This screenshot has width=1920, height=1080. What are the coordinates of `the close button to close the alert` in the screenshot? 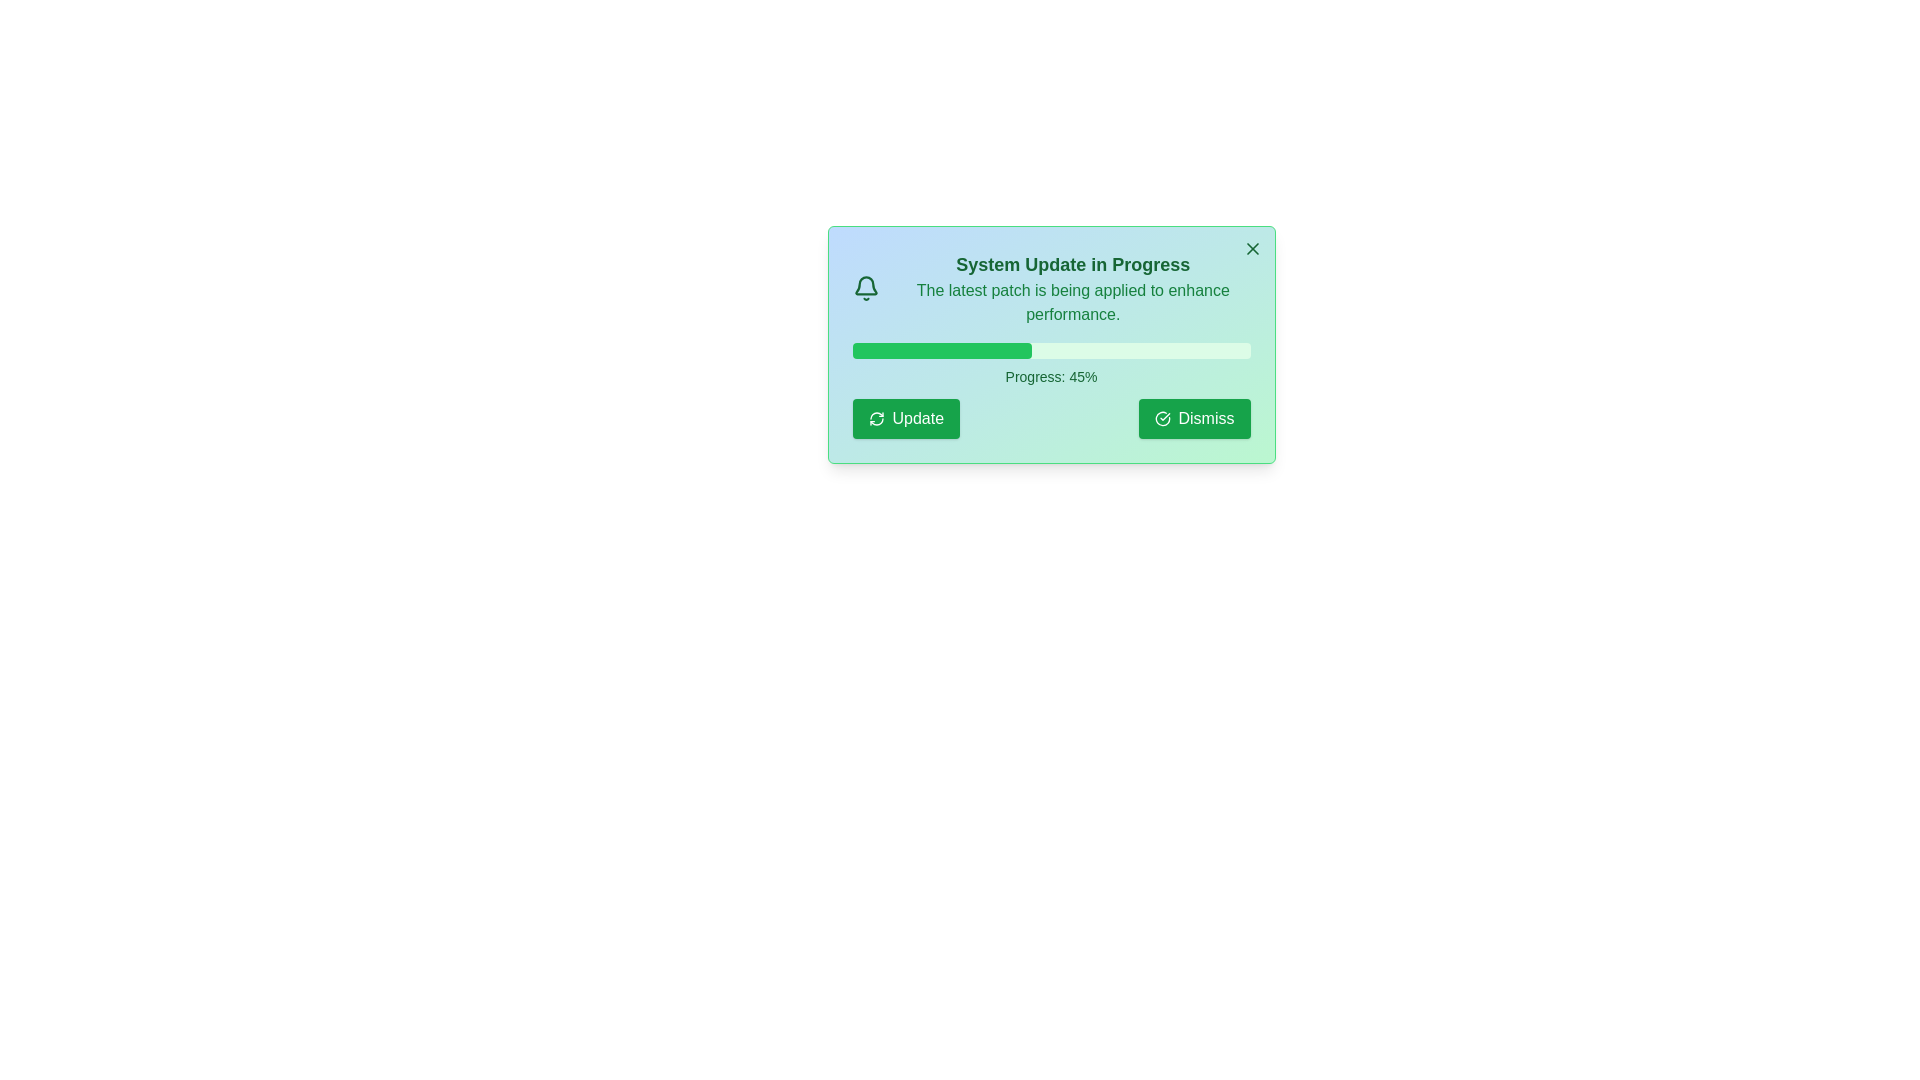 It's located at (1251, 248).